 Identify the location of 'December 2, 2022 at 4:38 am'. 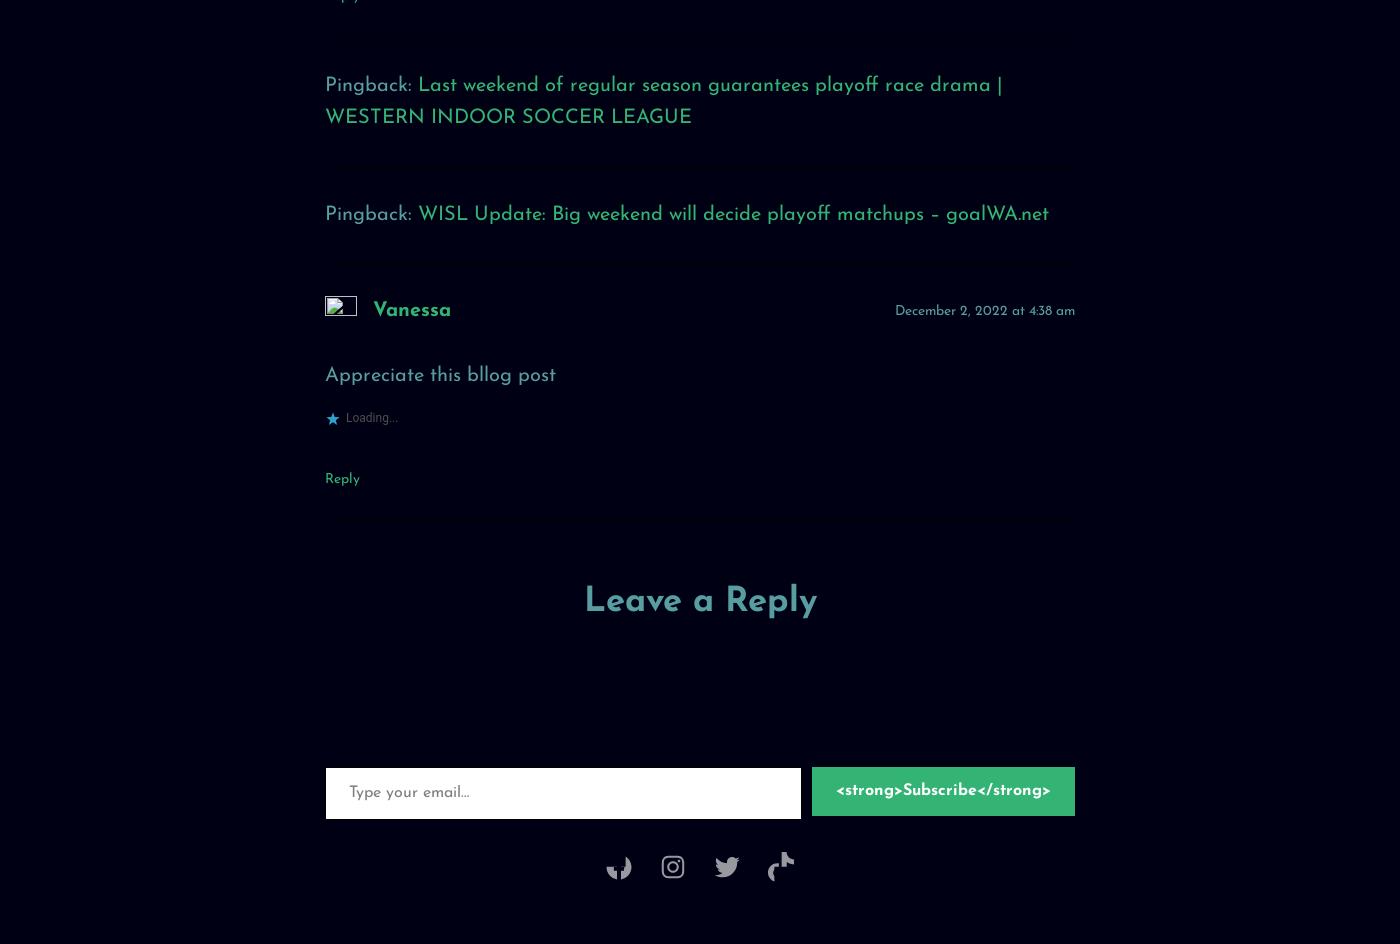
(894, 309).